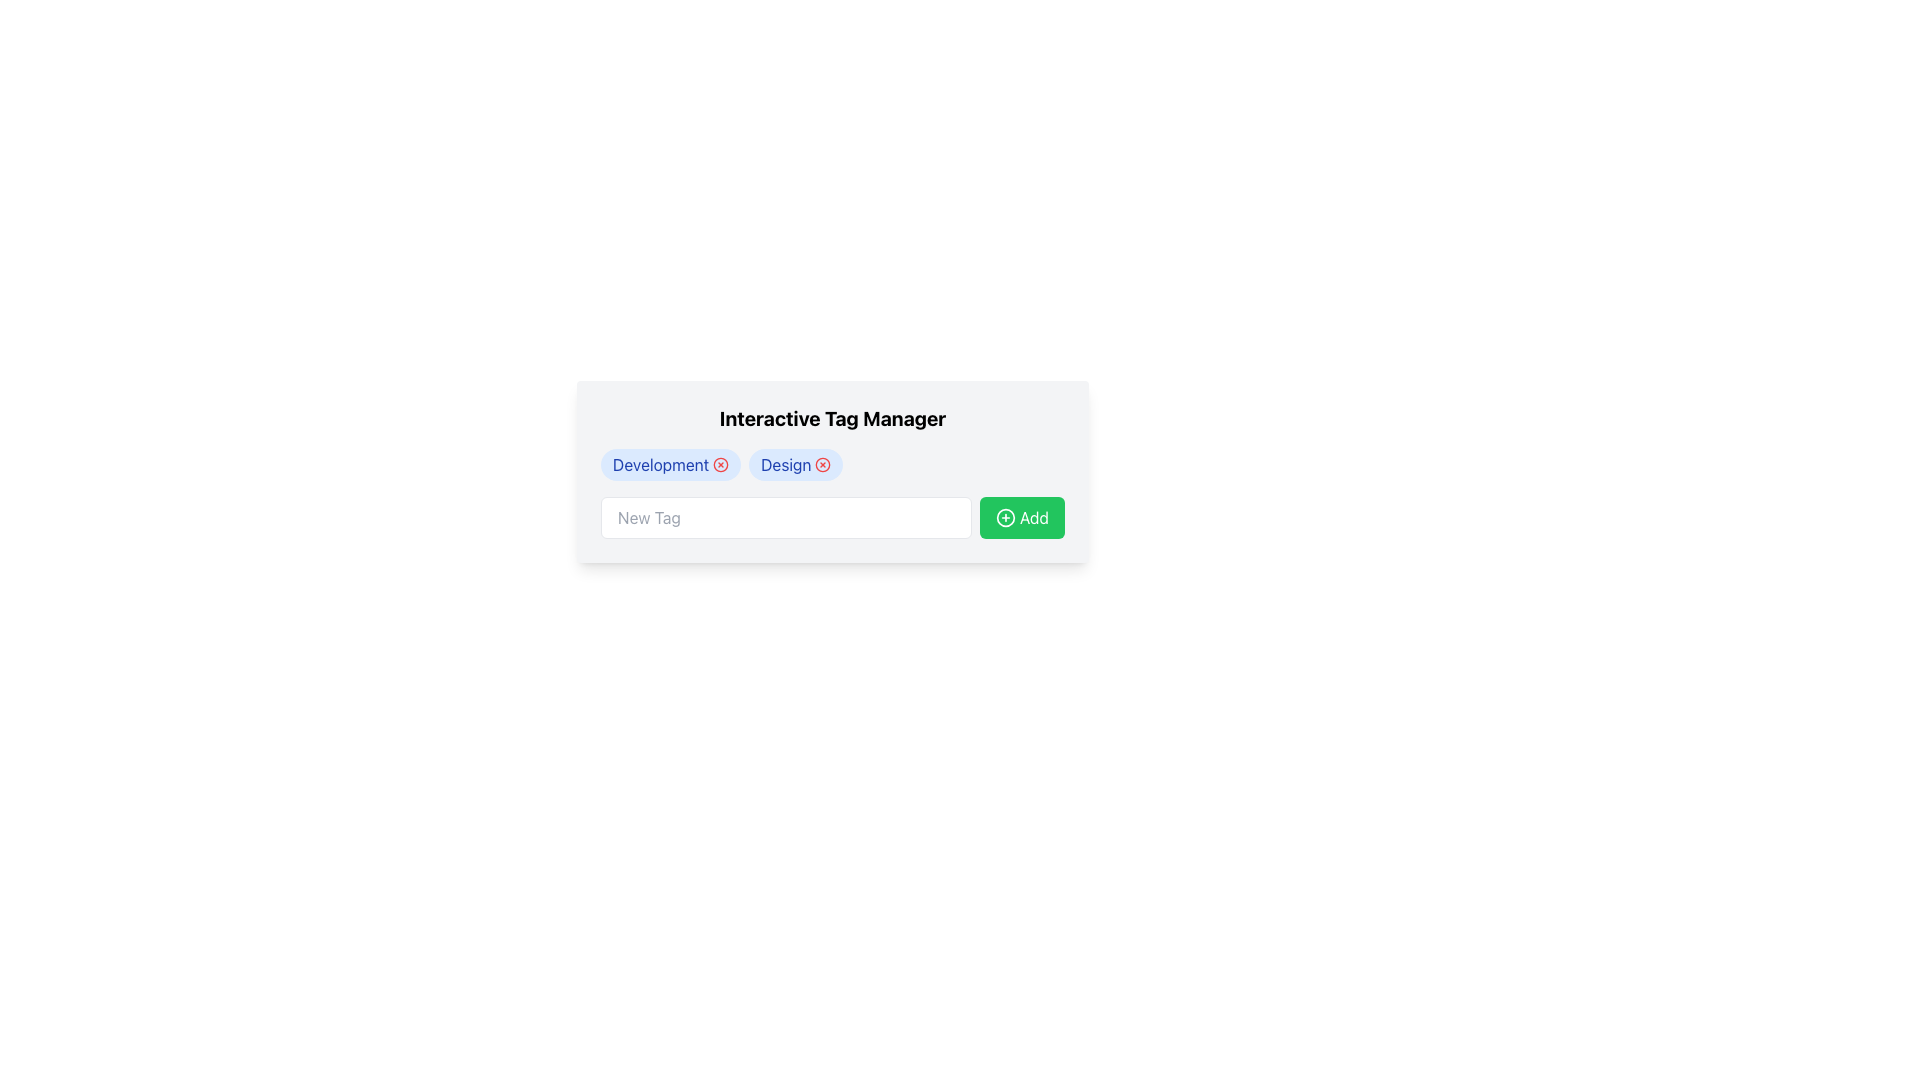  I want to click on the circular icon inside the red-bordered close button of the 'Design' tag, so click(823, 465).